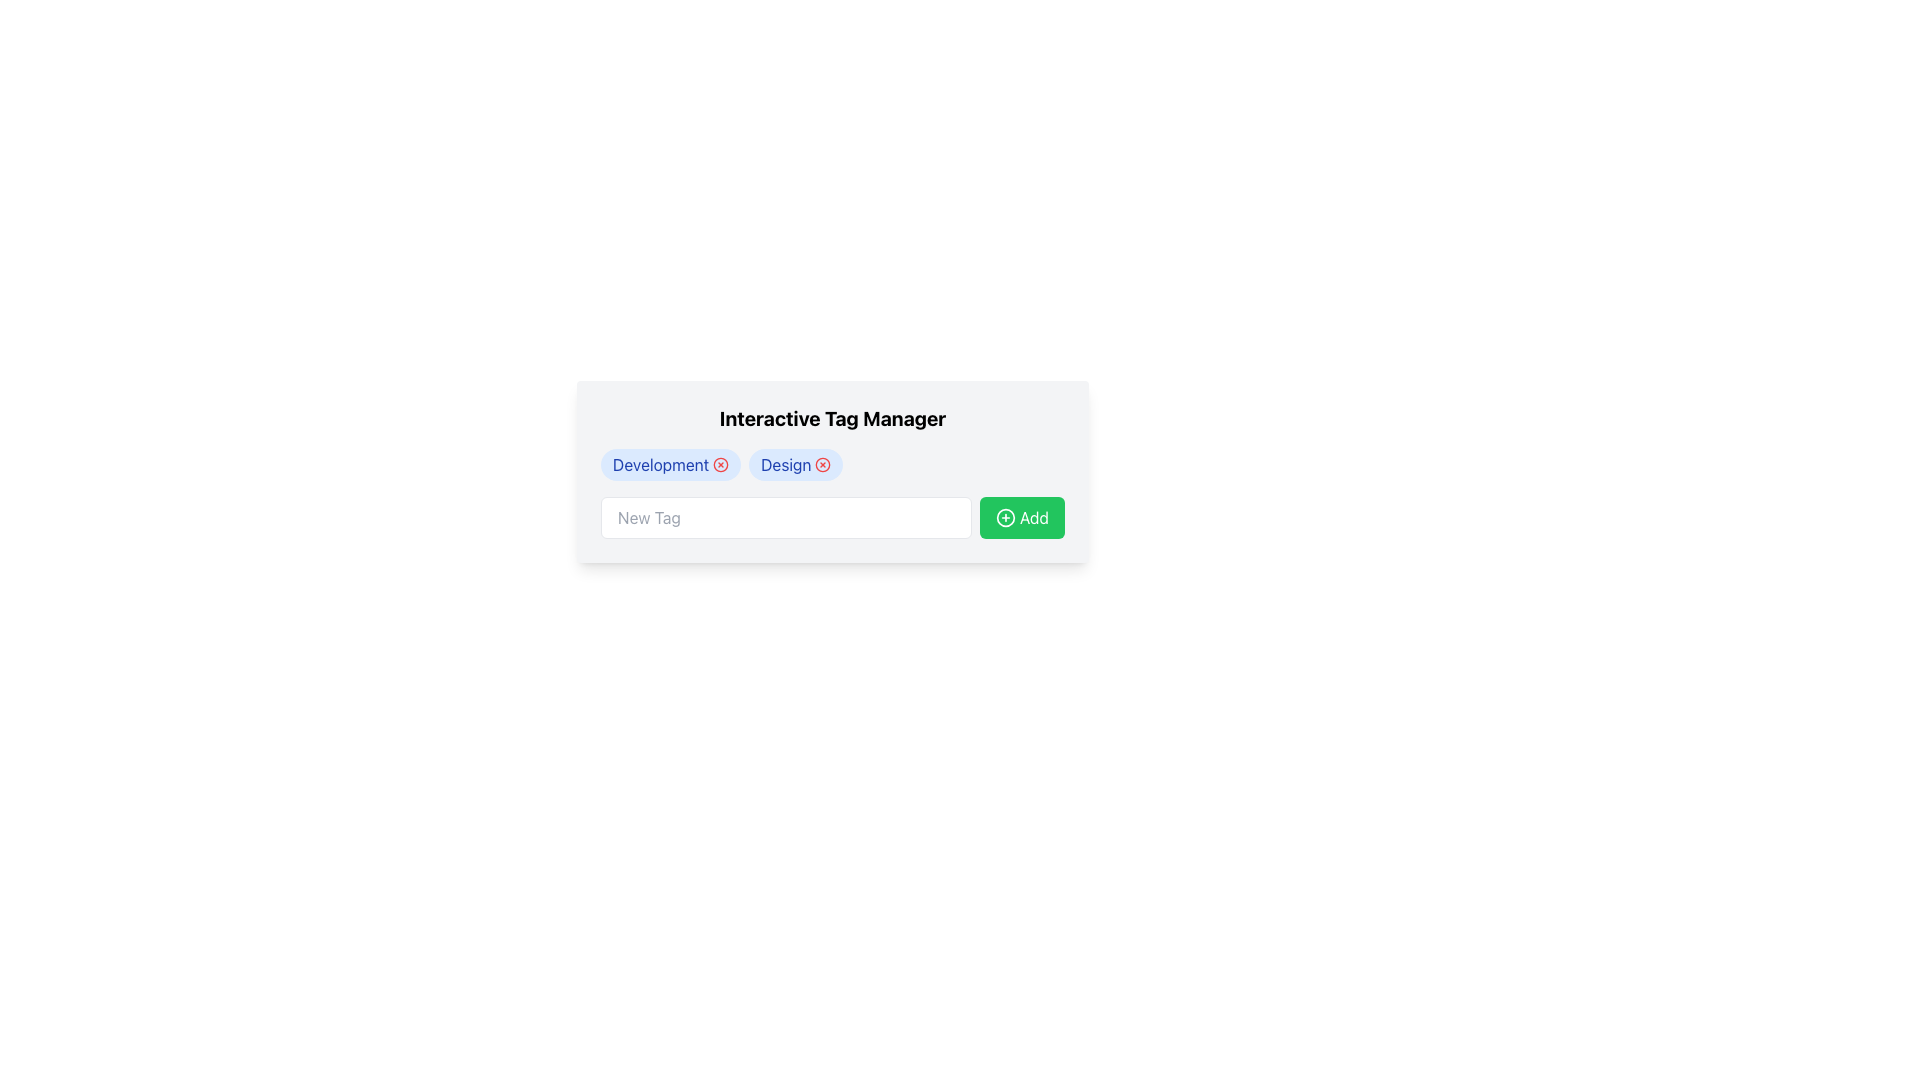  I want to click on the circular icon inside the red-bordered close button of the 'Design' tag, so click(823, 465).